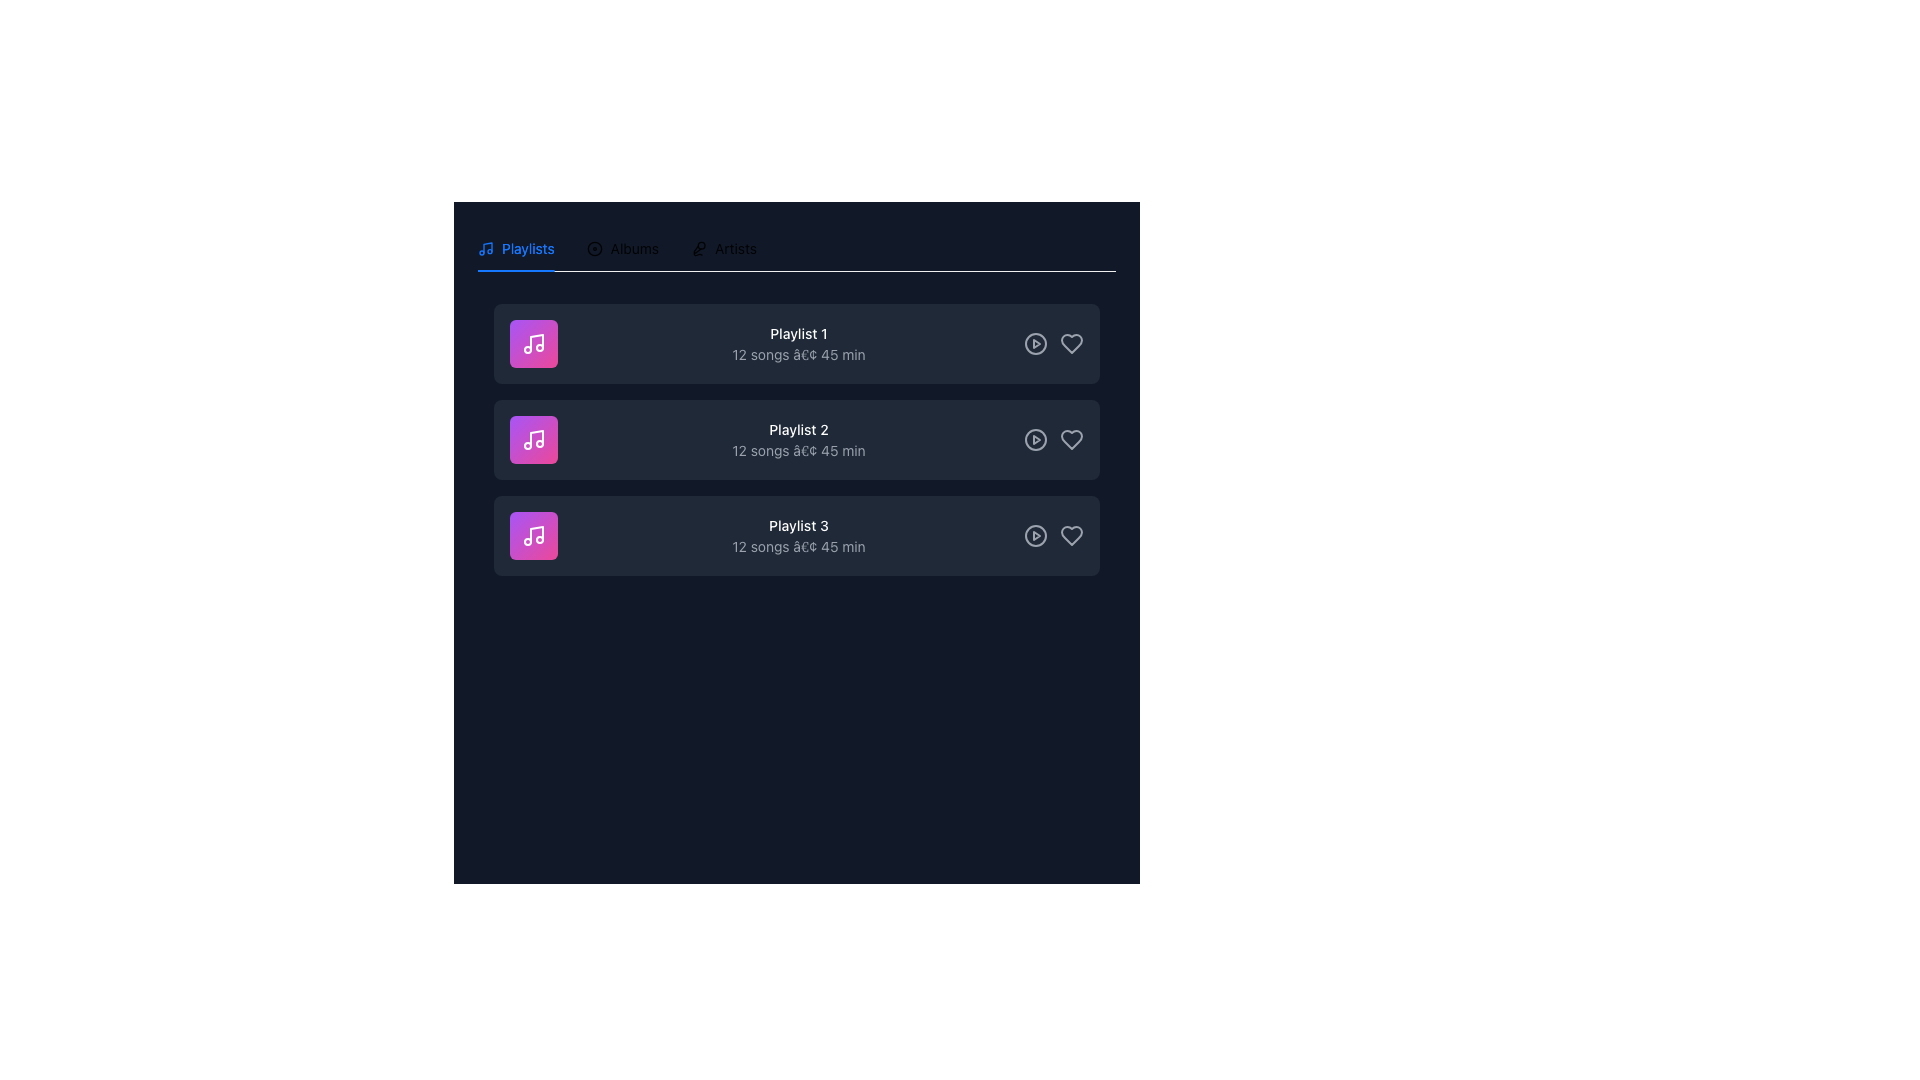  What do you see at coordinates (533, 342) in the screenshot?
I see `the music playlist icon located at the top-left corner of the first card in the playlist interface, which has a pink-to-purple gradient fill and rounded corners` at bounding box center [533, 342].